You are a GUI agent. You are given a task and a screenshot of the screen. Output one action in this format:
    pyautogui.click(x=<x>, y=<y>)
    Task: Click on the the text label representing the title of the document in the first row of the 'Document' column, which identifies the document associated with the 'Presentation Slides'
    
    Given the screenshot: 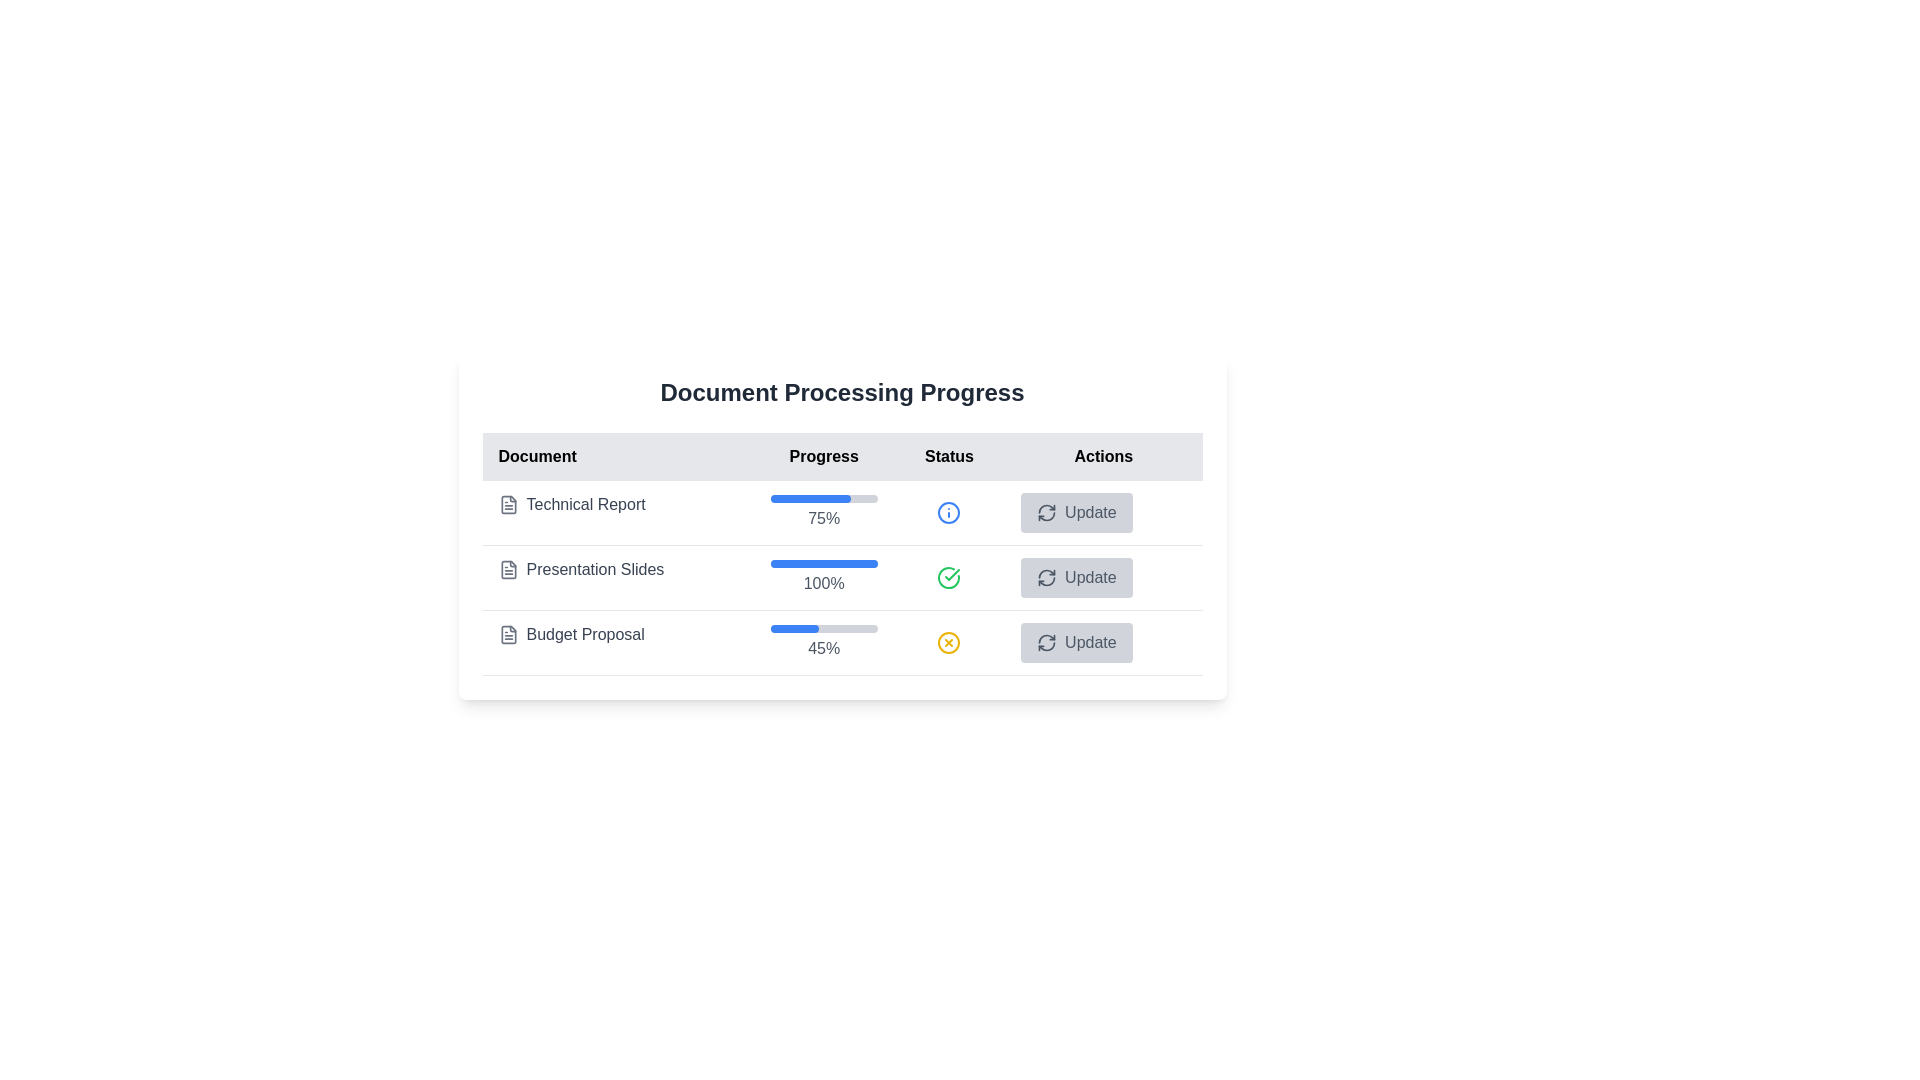 What is the action you would take?
    pyautogui.click(x=585, y=504)
    